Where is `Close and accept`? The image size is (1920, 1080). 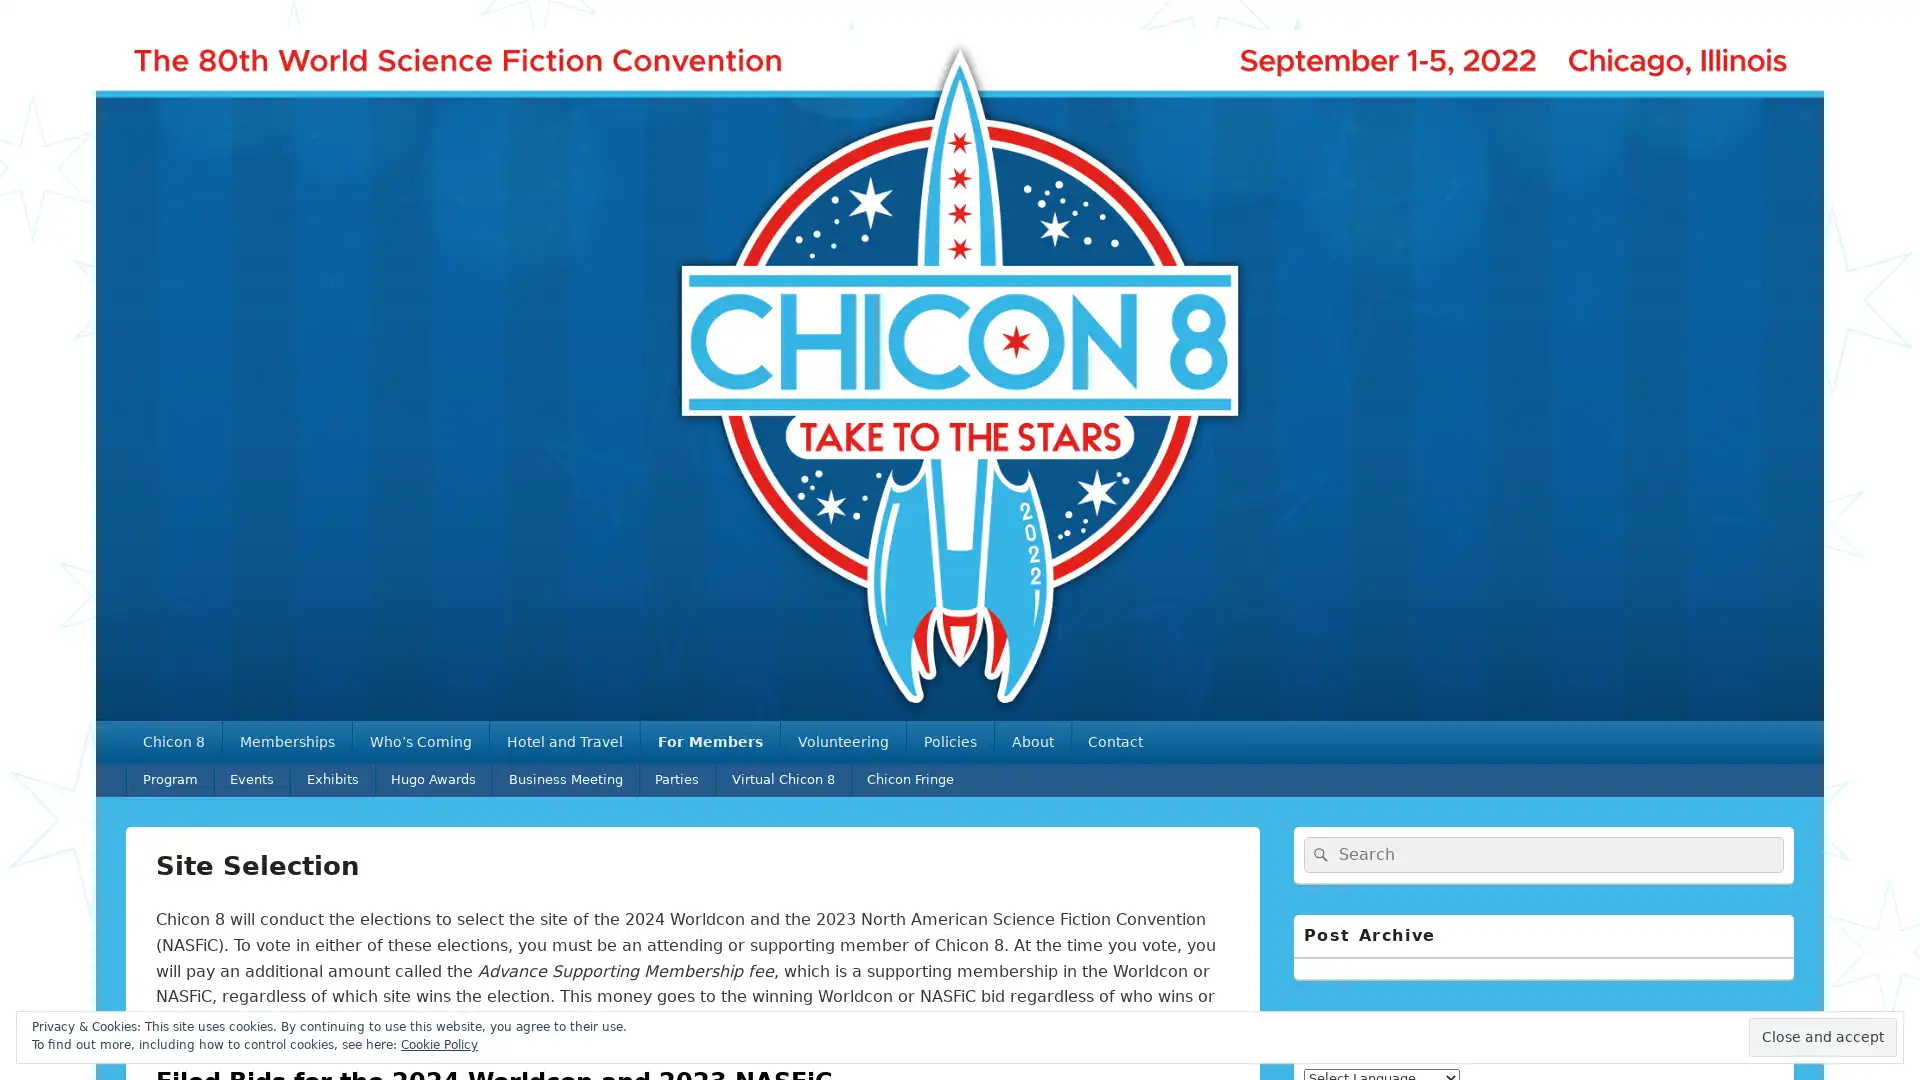 Close and accept is located at coordinates (1823, 1036).